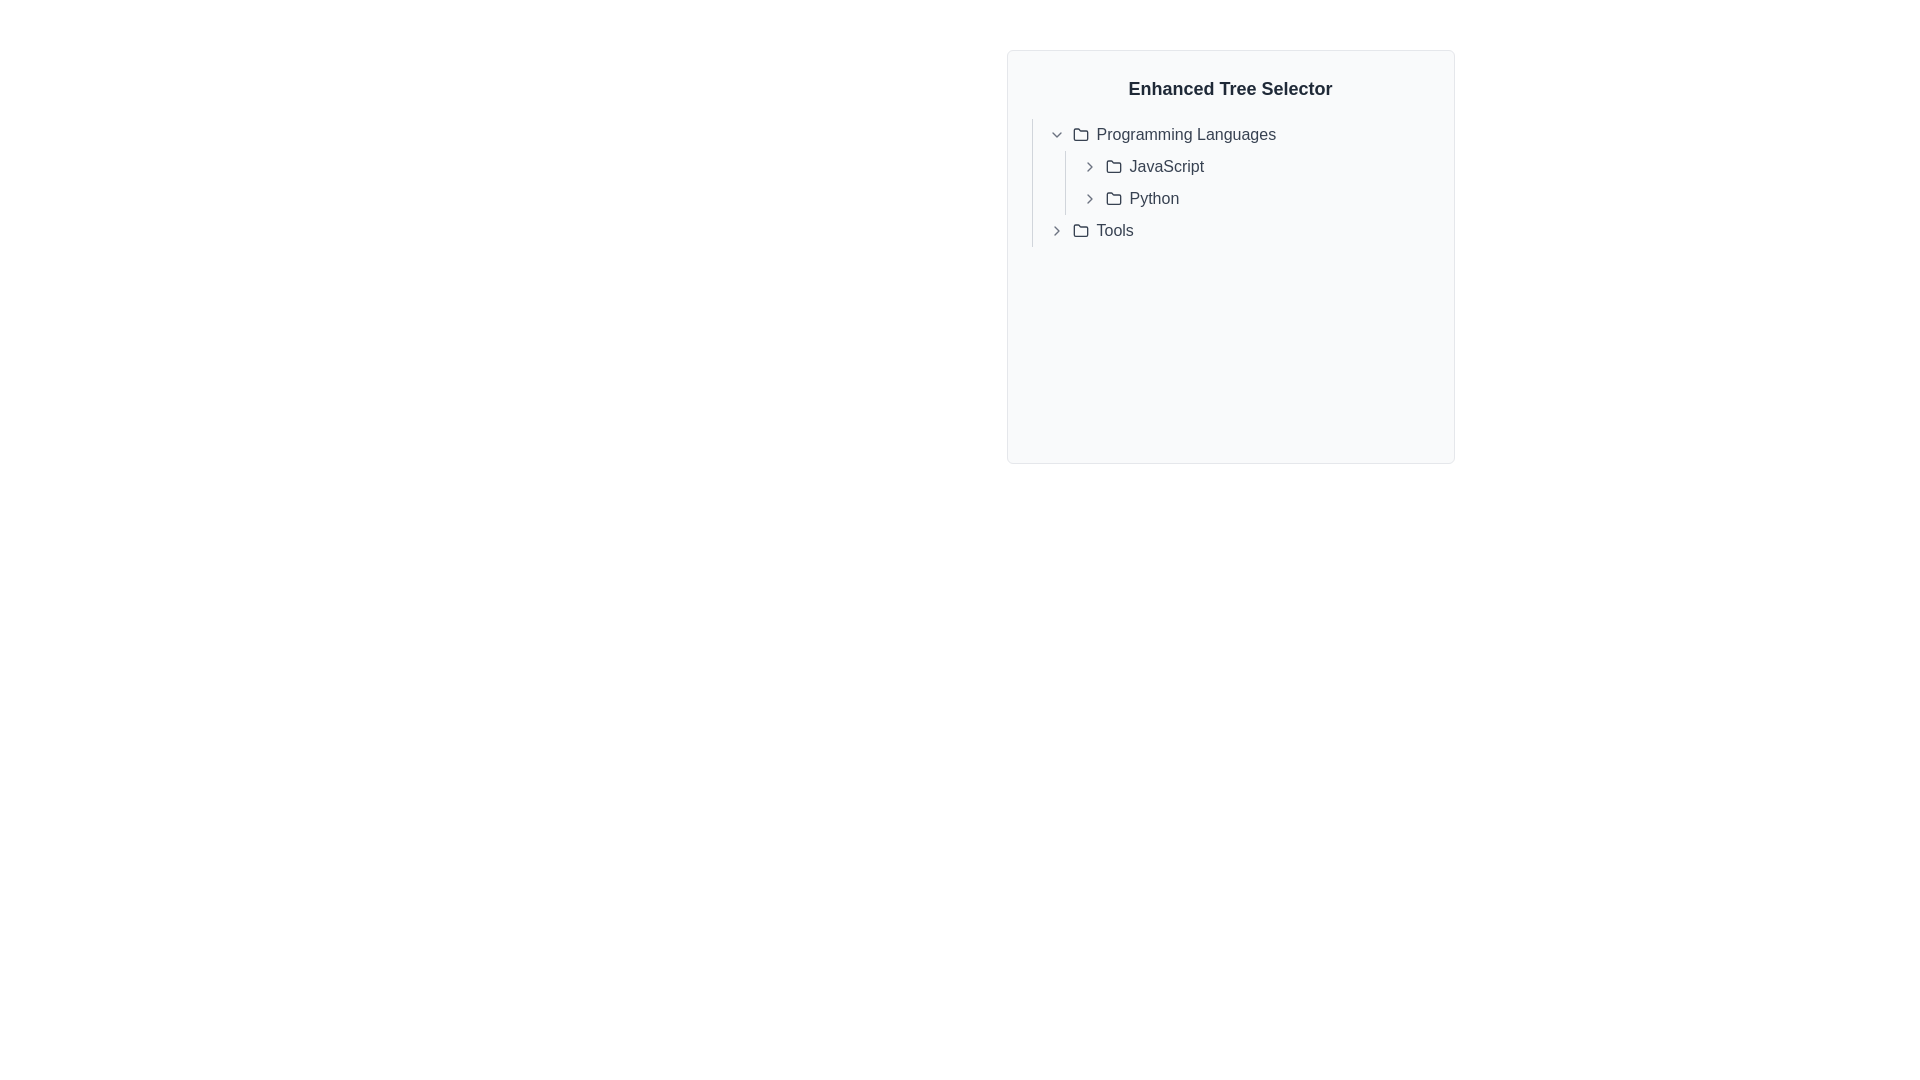 The height and width of the screenshot is (1080, 1920). I want to click on the text label displaying 'Python', so click(1154, 199).